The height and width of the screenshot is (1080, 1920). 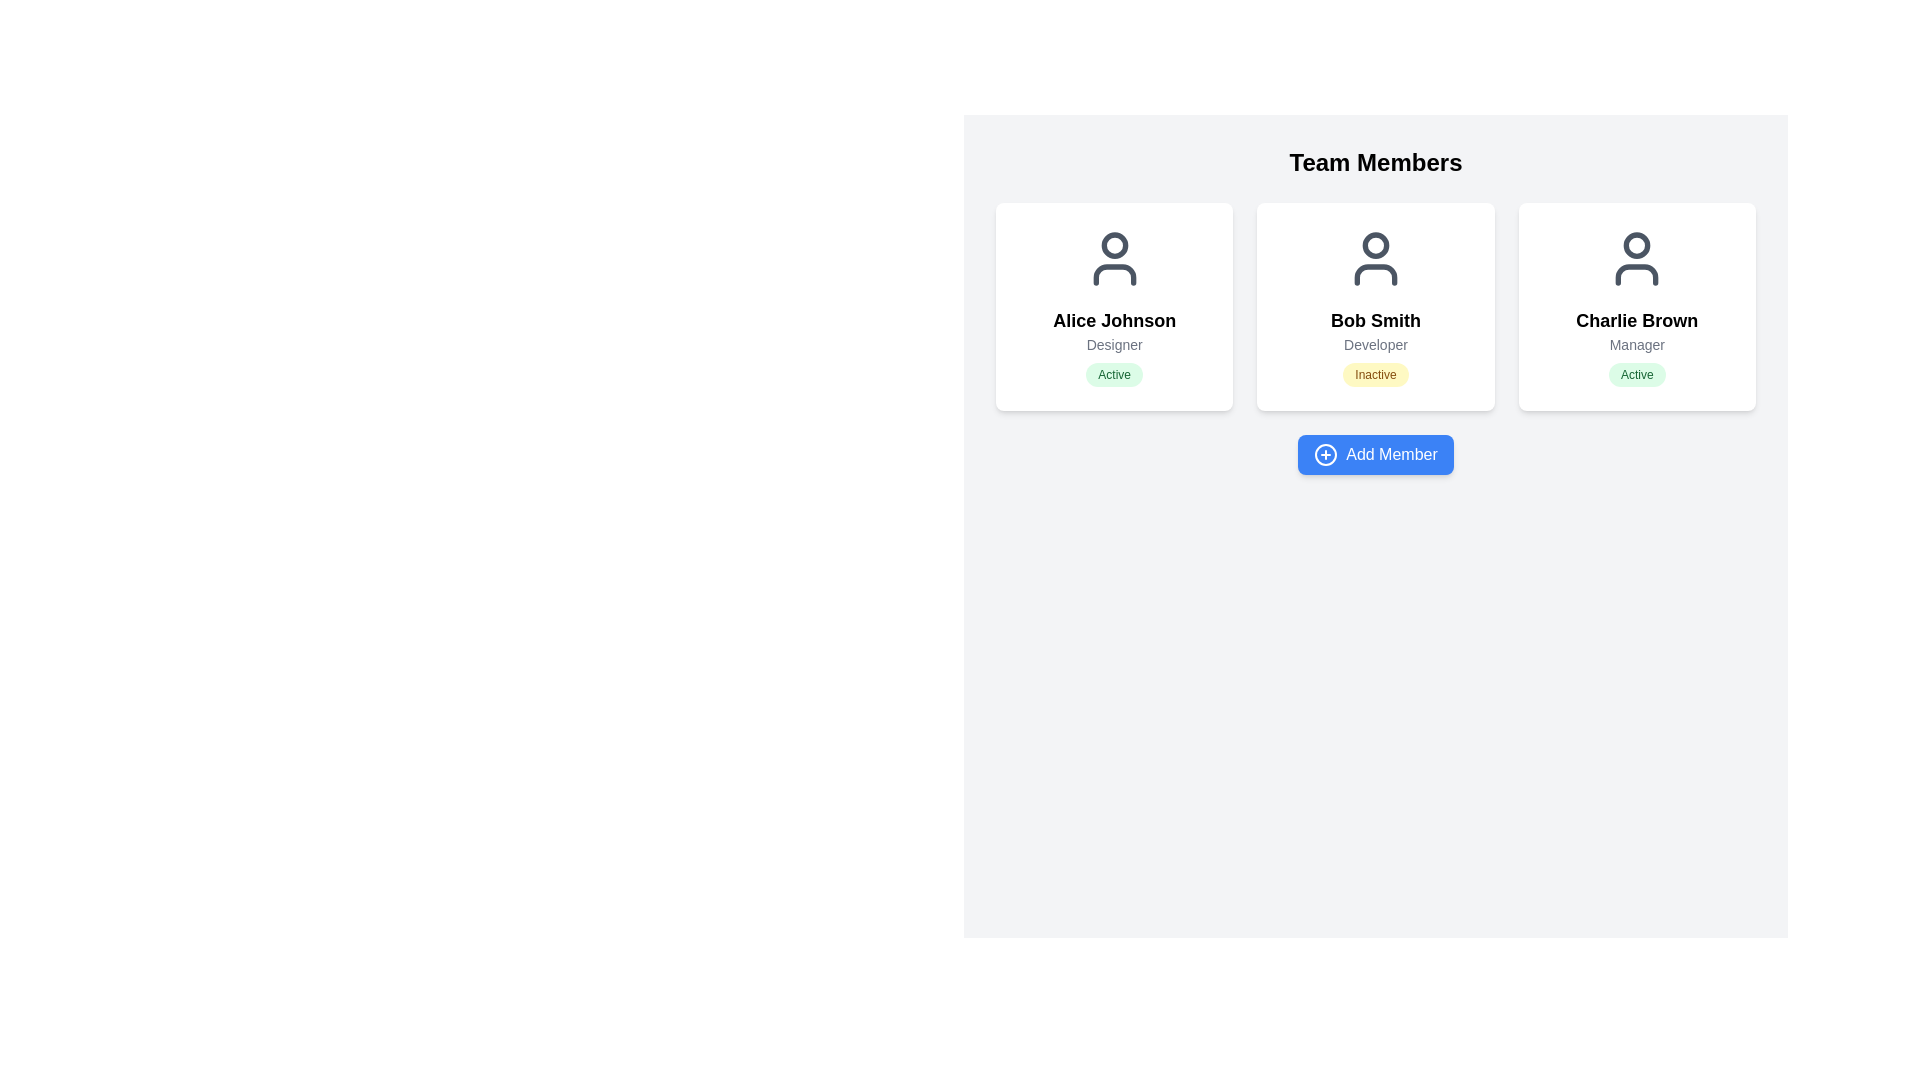 What do you see at coordinates (1375, 343) in the screenshot?
I see `the Text Label indicating the job title or role associated with 'Bob Smith', which is positioned below the 'Bob Smith' label and above the 'Inactive' label` at bounding box center [1375, 343].